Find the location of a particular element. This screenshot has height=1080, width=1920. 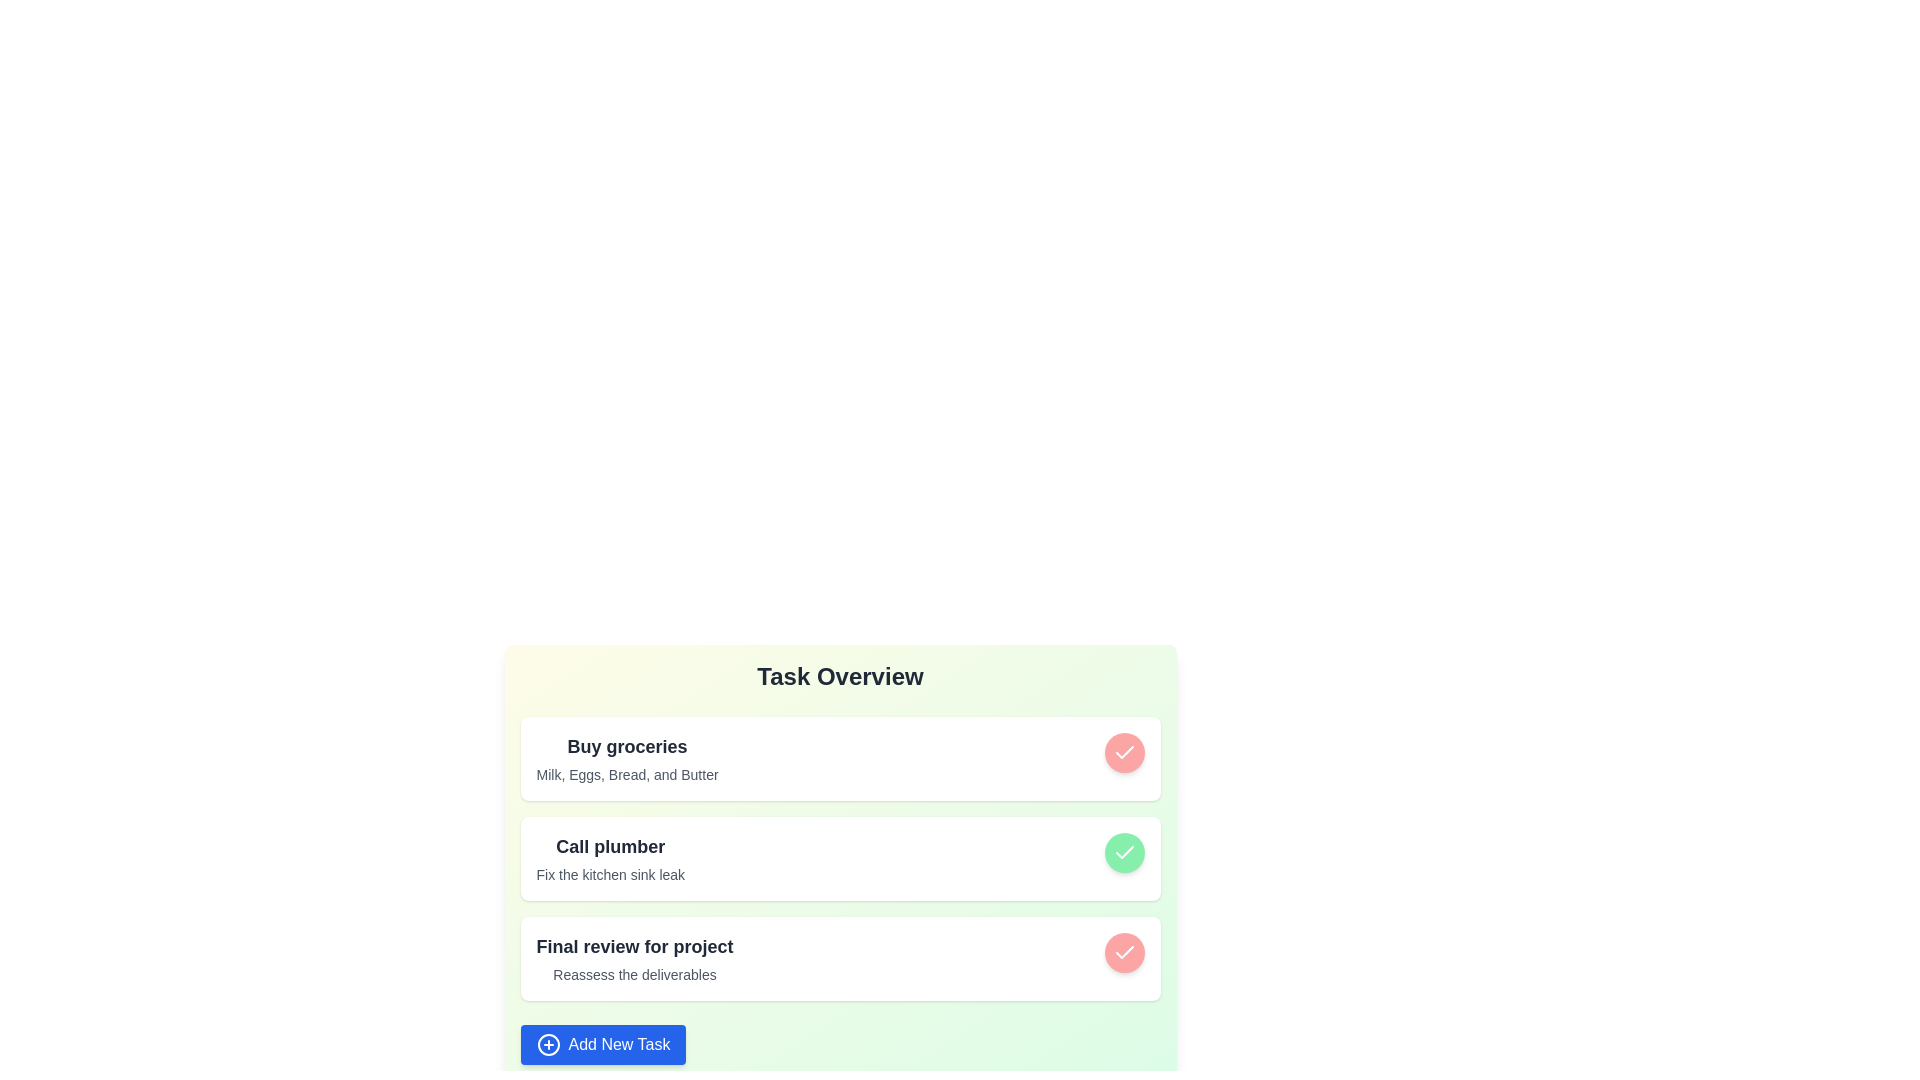

the 'Add New Task' button is located at coordinates (602, 1044).